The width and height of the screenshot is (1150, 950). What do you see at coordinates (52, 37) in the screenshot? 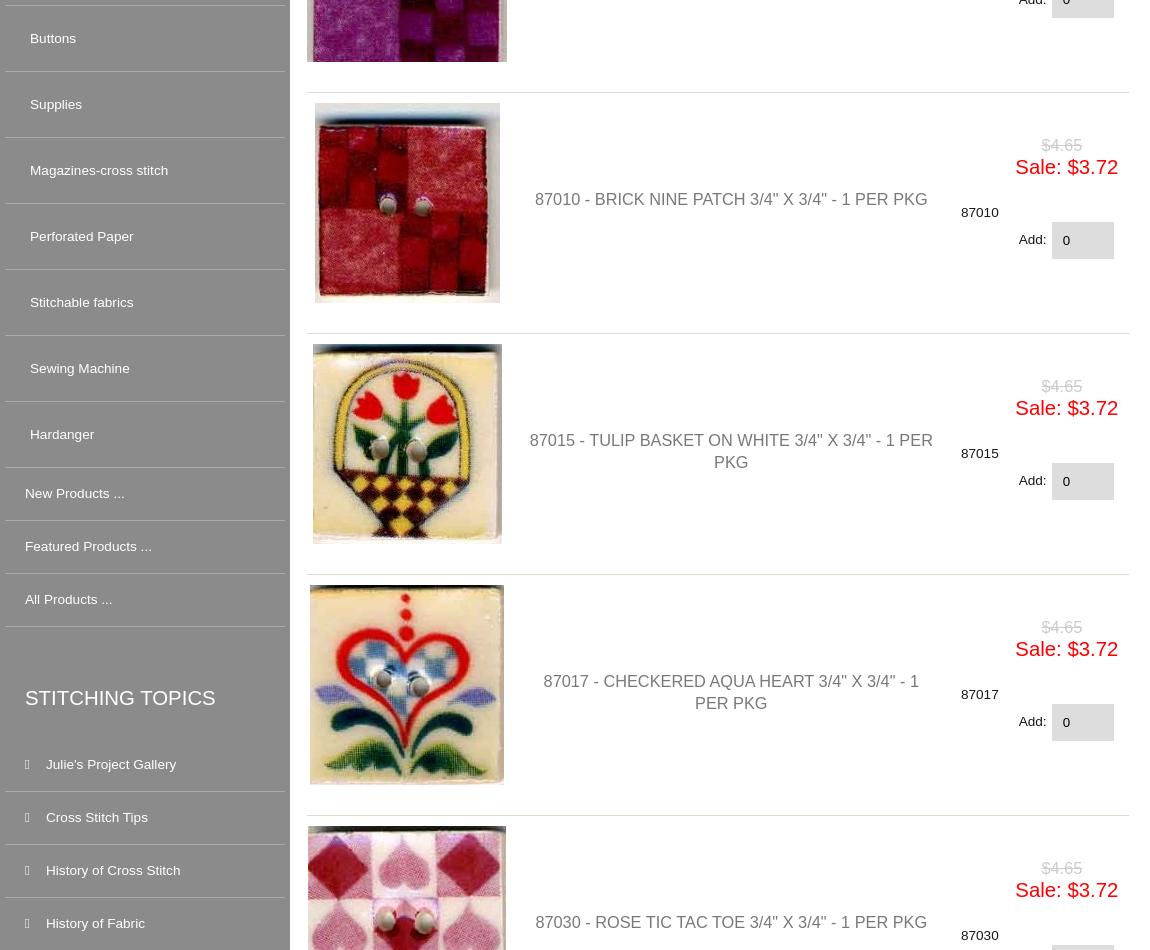
I see `'Buttons'` at bounding box center [52, 37].